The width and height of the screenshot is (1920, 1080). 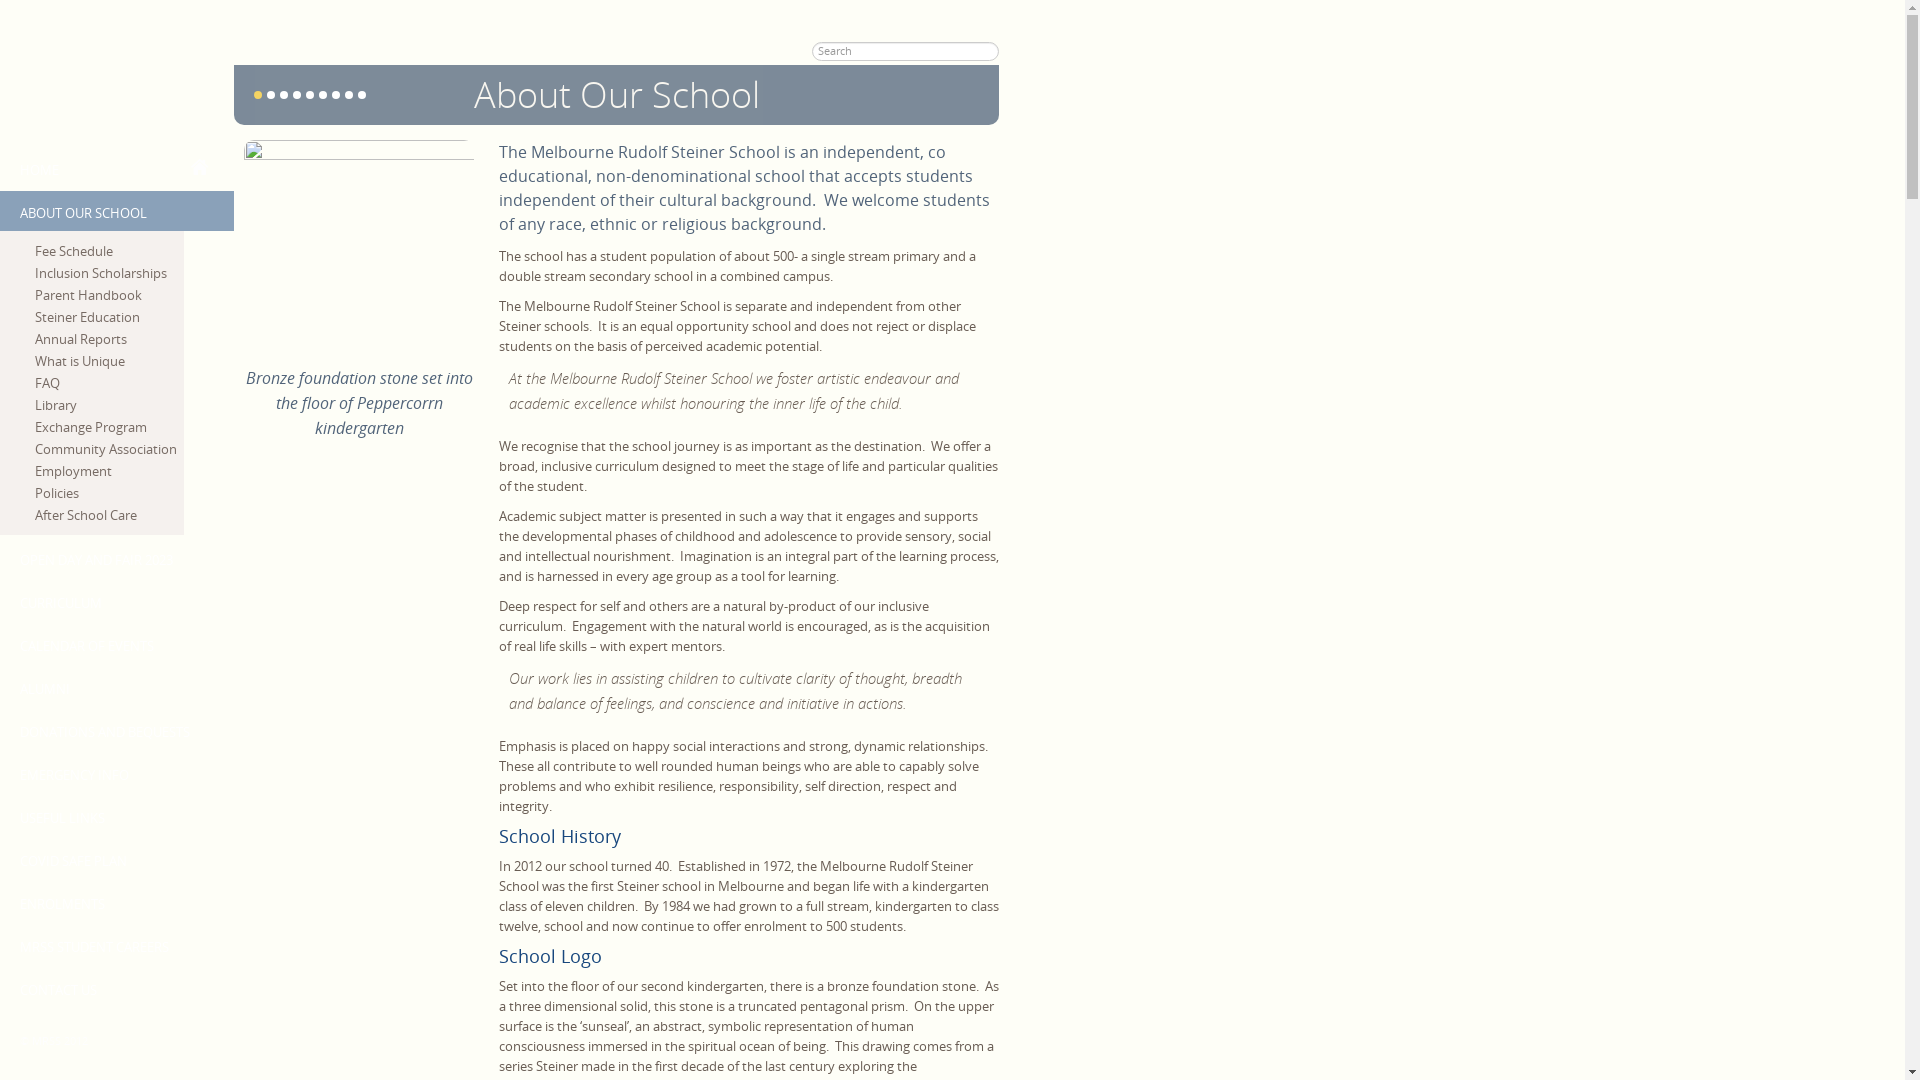 I want to click on 'Exchange Program', so click(x=108, y=426).